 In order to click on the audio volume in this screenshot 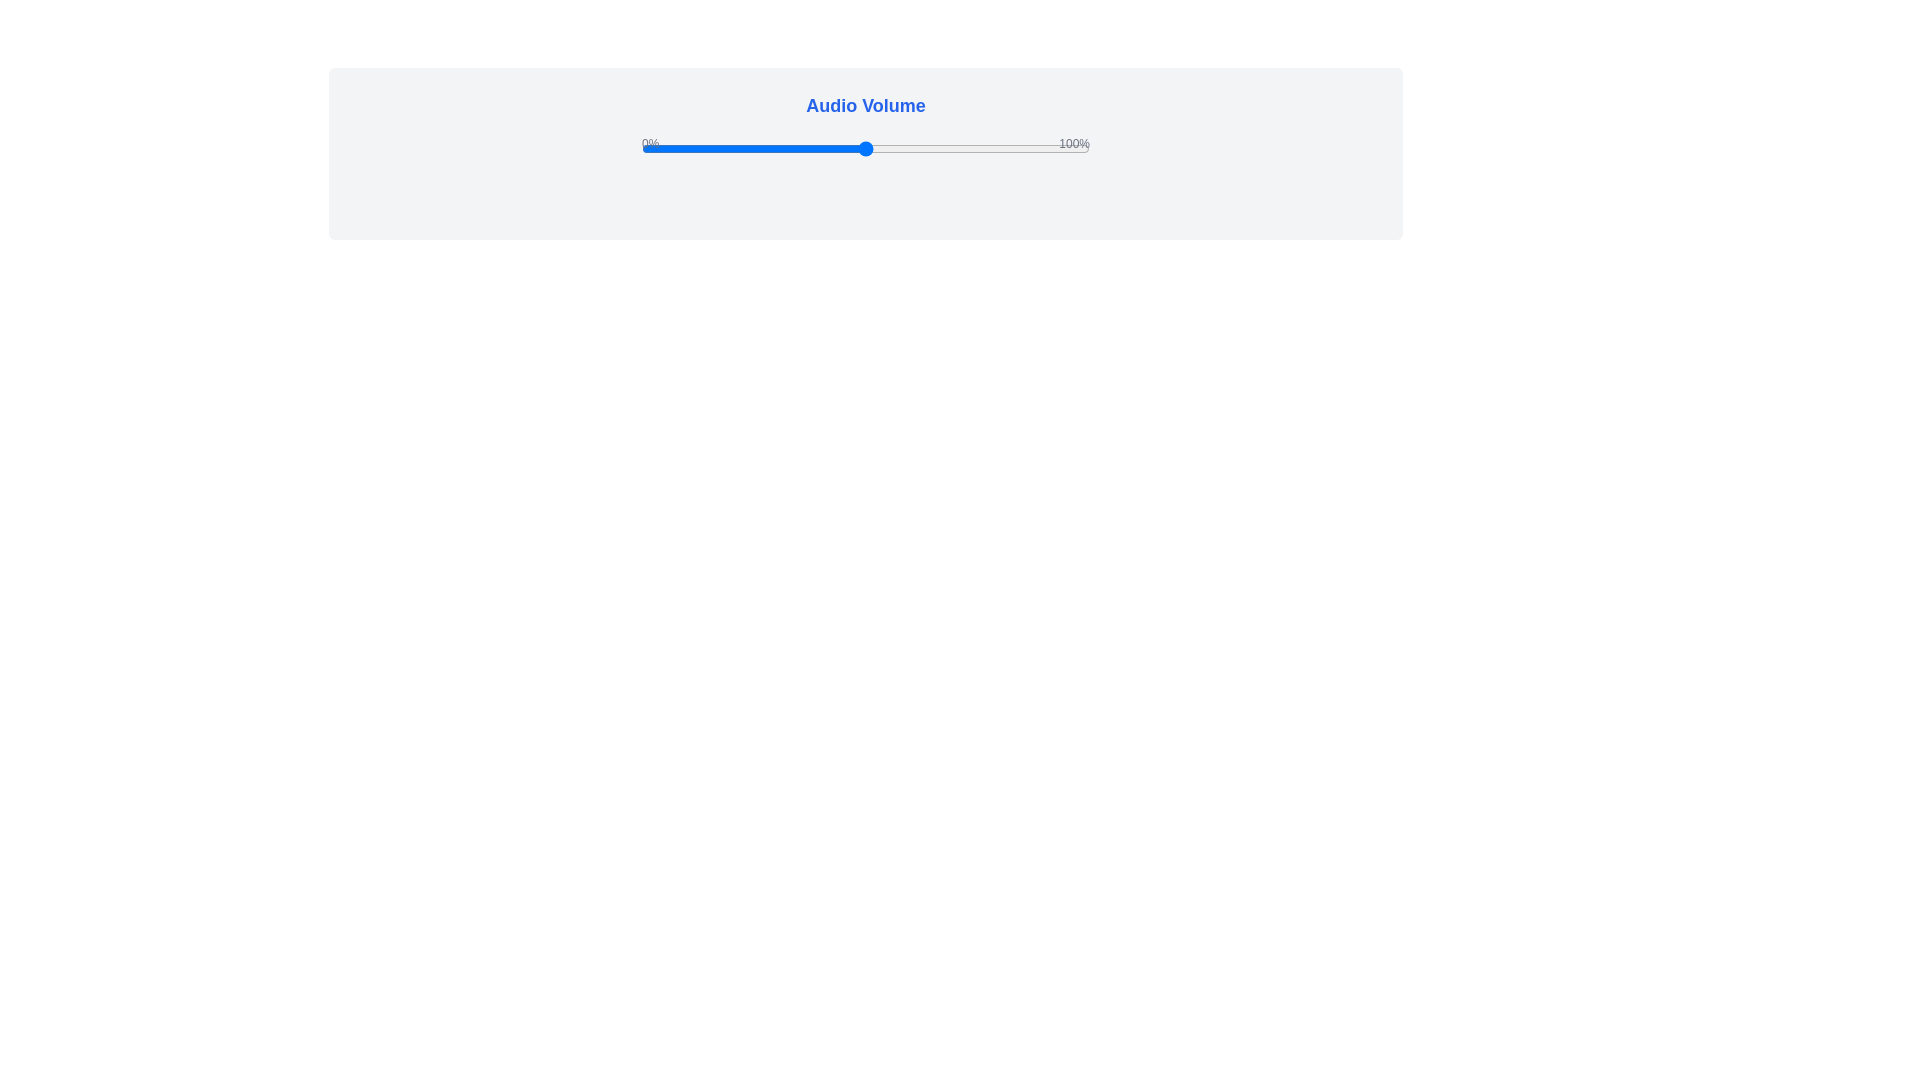, I will do `click(887, 148)`.